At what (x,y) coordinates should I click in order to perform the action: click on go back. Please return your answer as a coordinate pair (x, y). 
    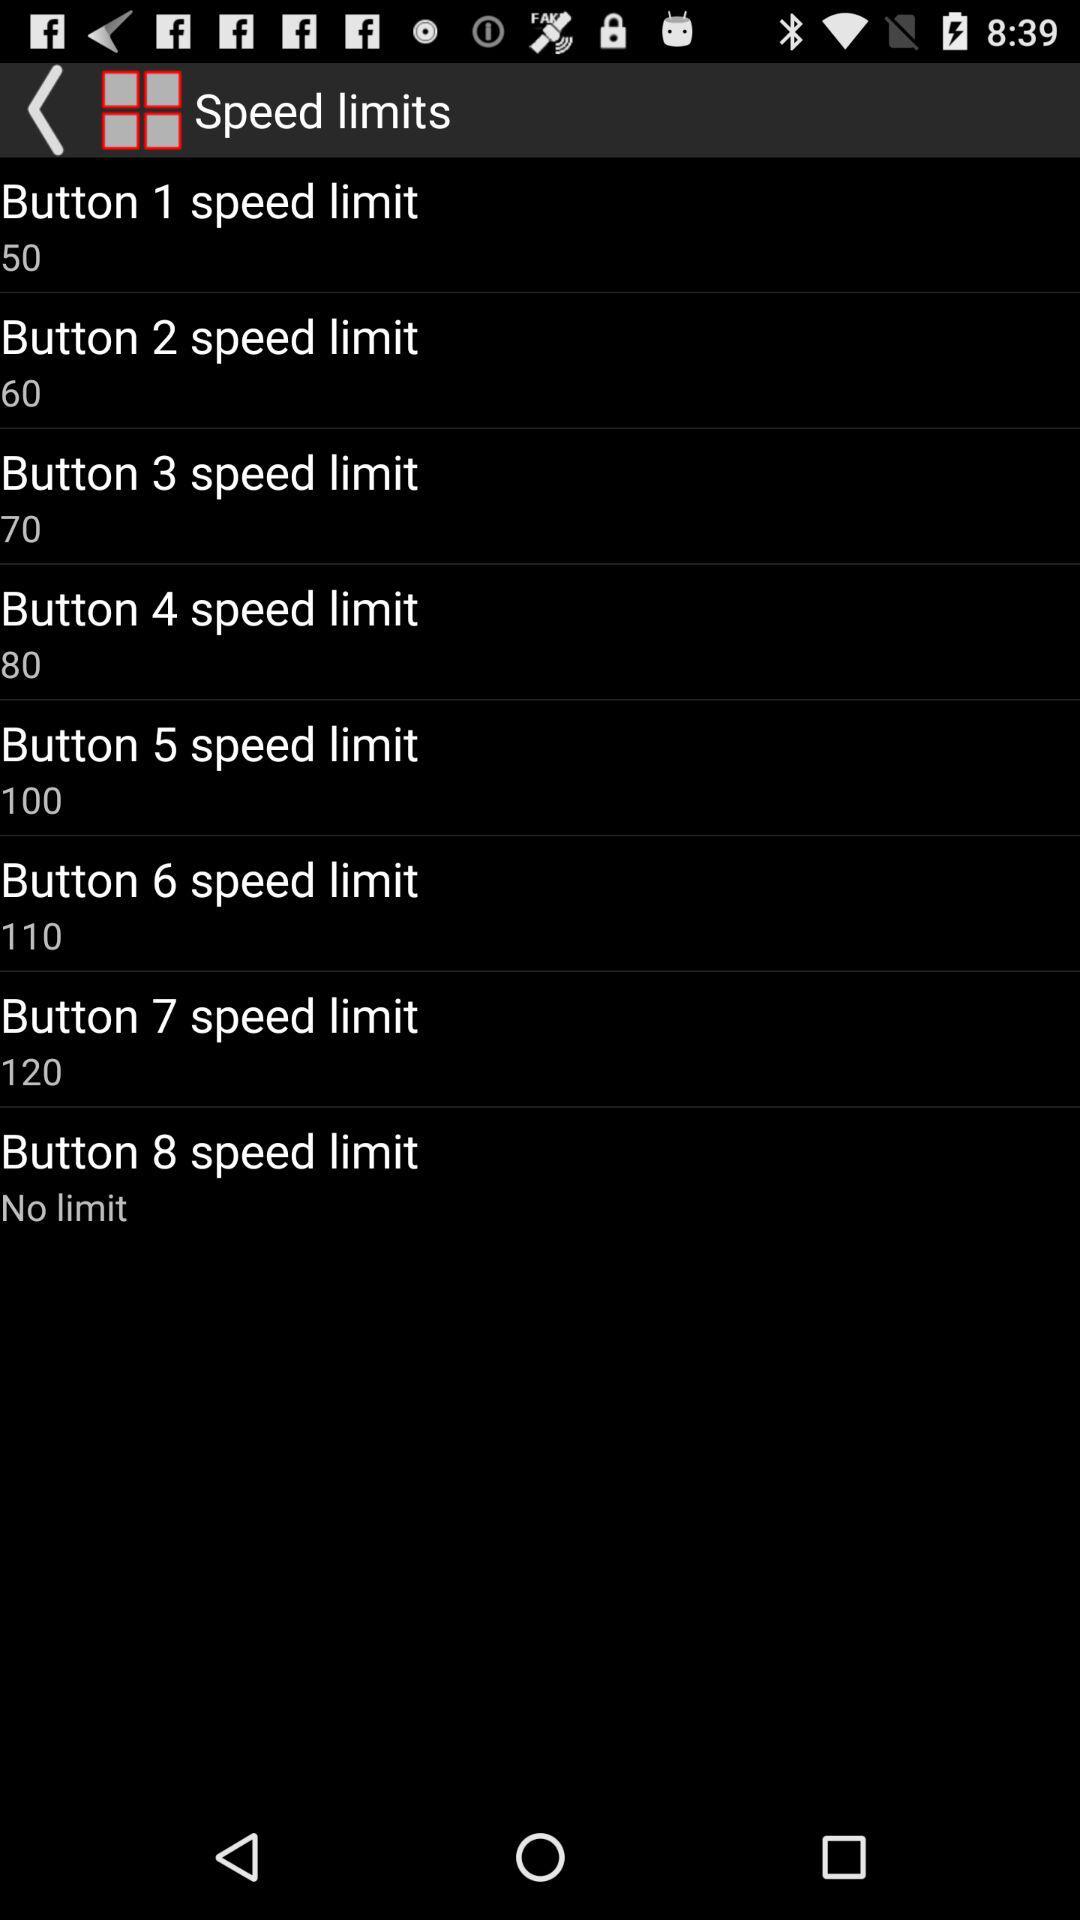
    Looking at the image, I should click on (46, 109).